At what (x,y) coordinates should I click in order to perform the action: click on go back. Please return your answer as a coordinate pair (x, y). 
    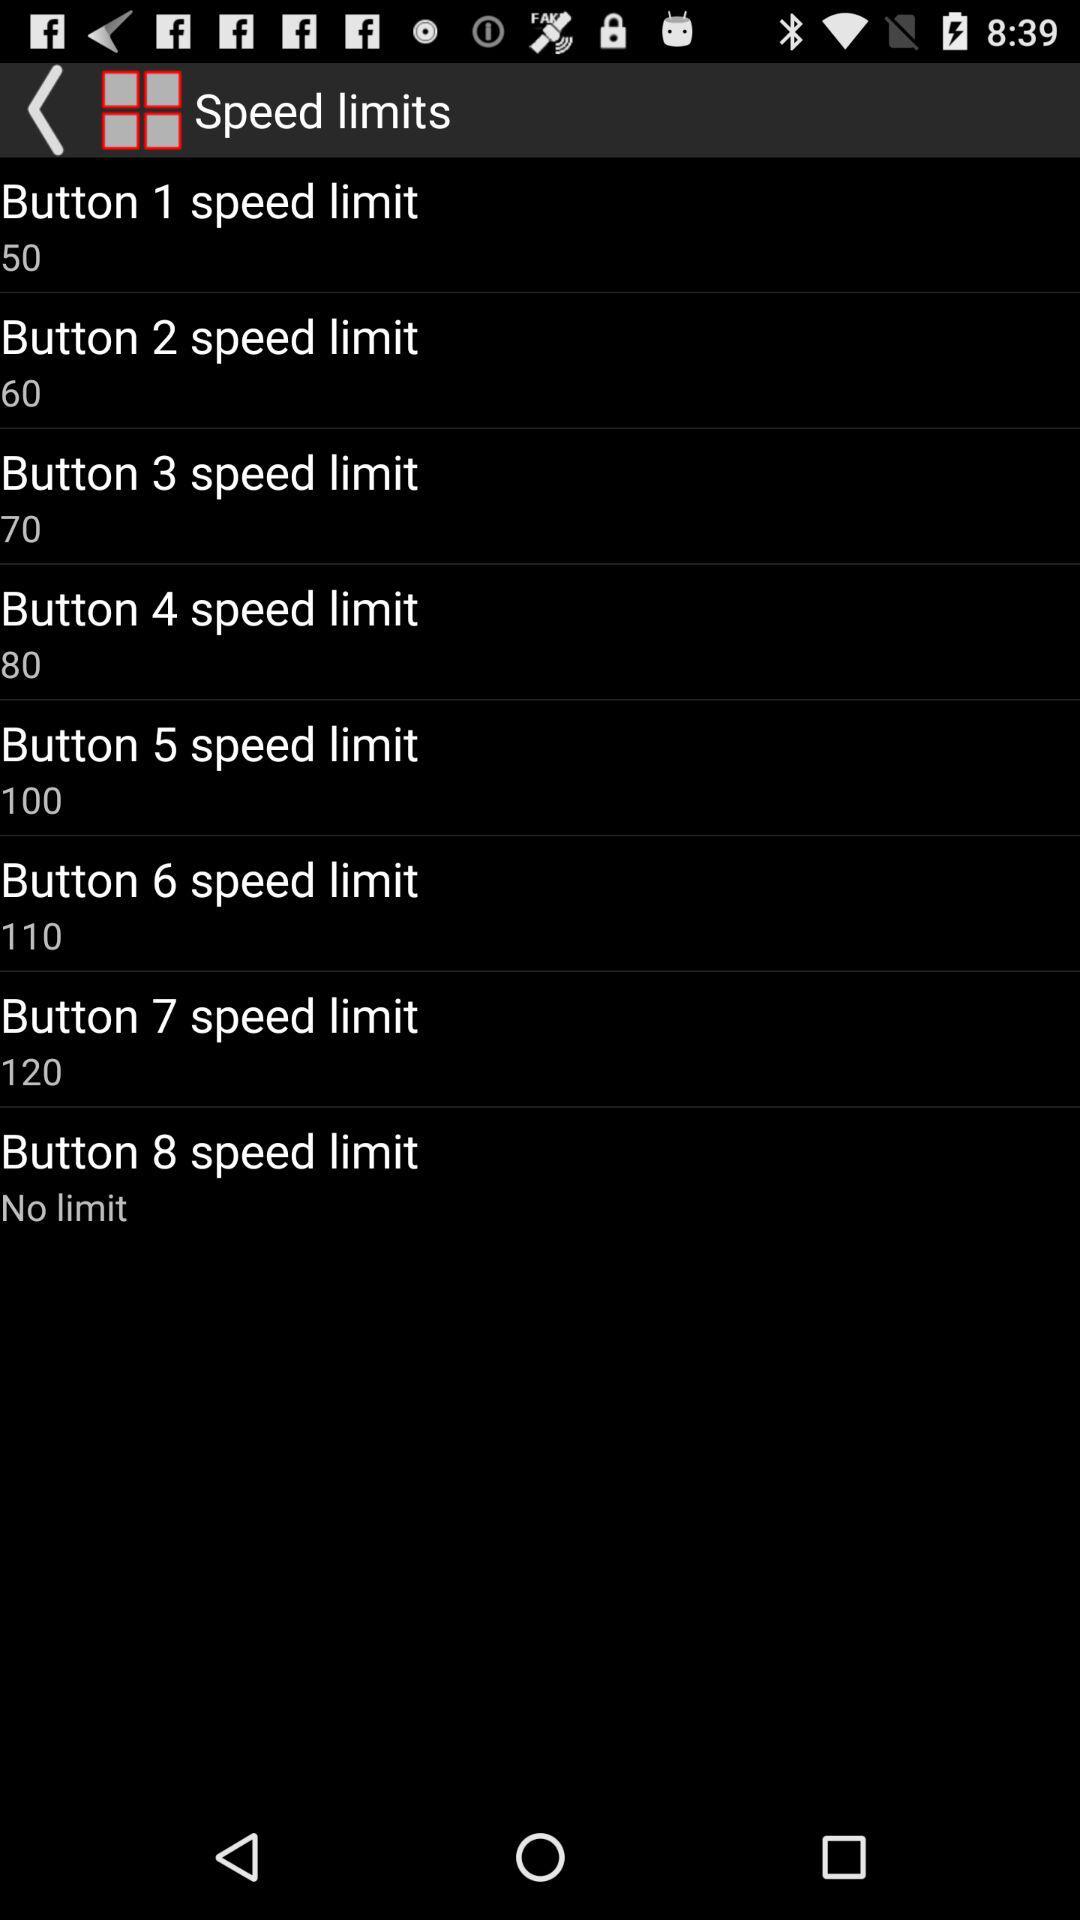
    Looking at the image, I should click on (46, 109).